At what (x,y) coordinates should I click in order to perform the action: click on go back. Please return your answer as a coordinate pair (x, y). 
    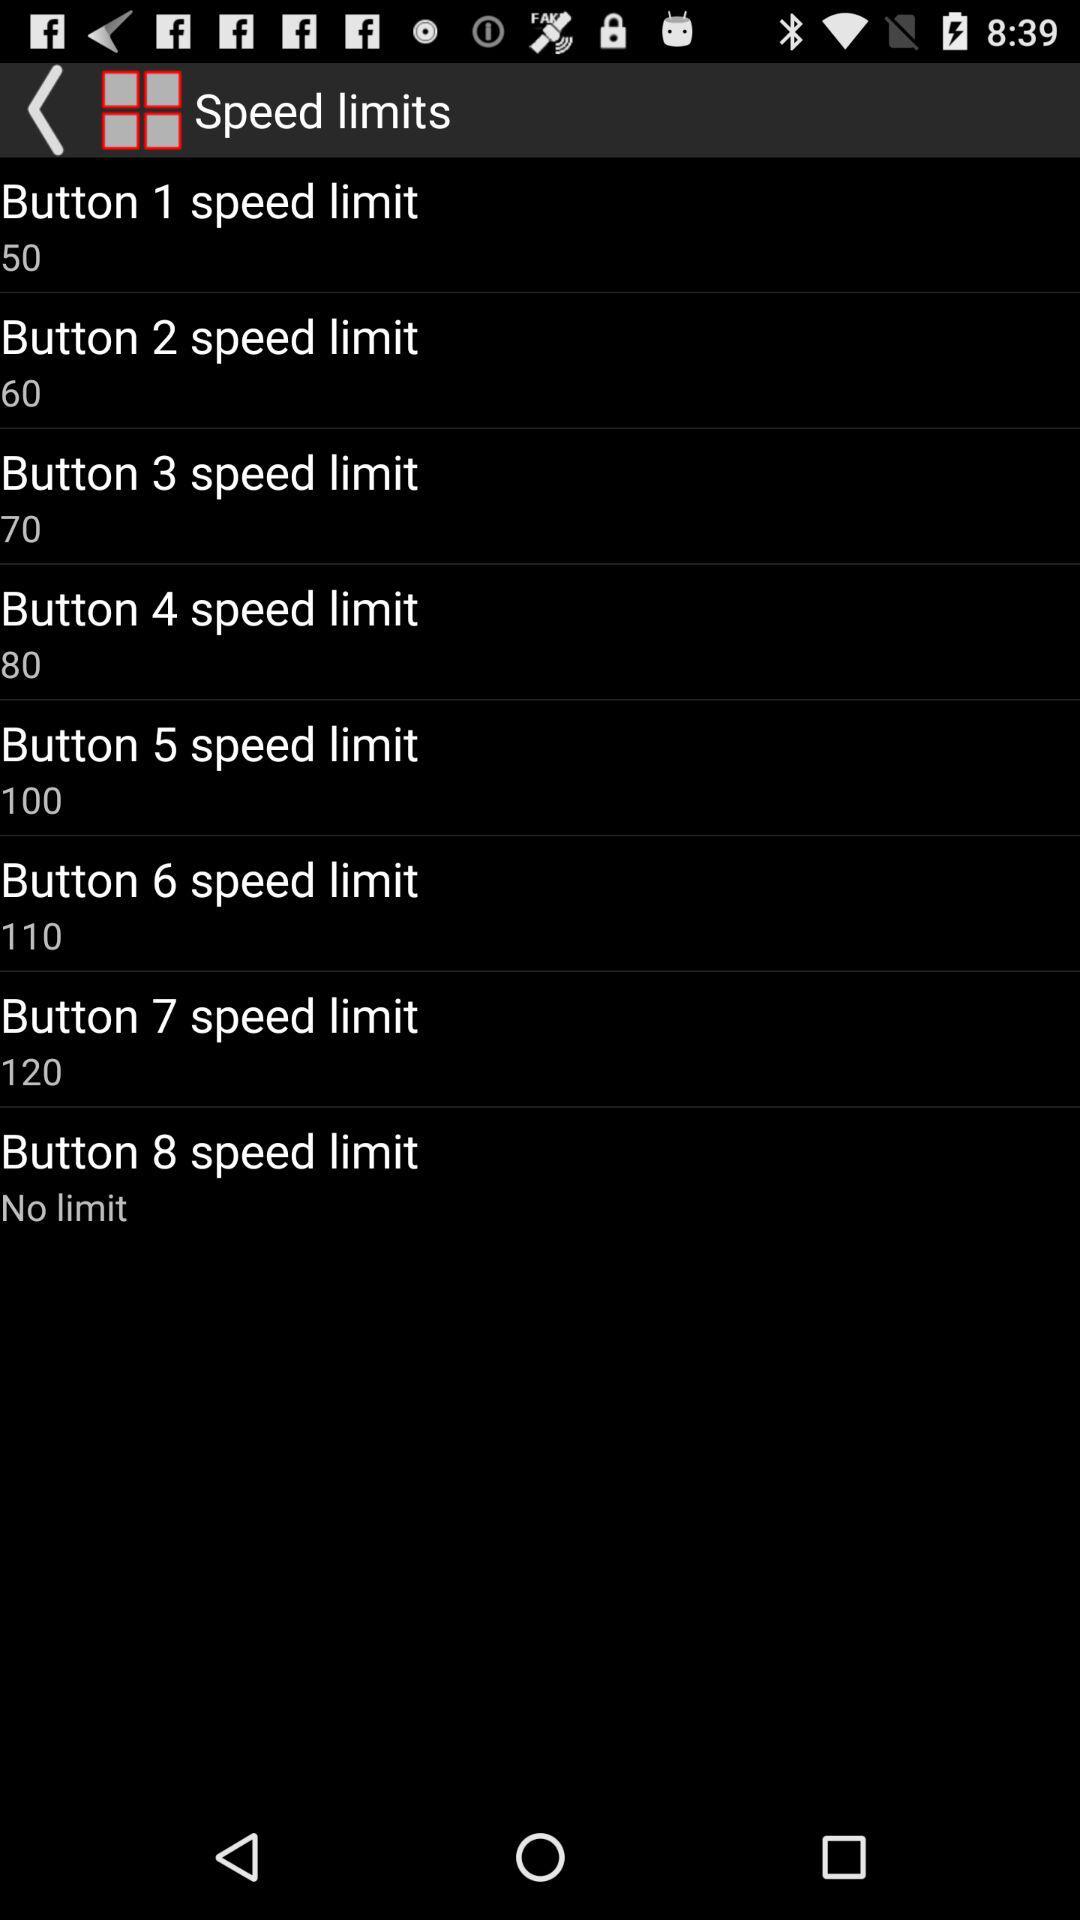
    Looking at the image, I should click on (46, 109).